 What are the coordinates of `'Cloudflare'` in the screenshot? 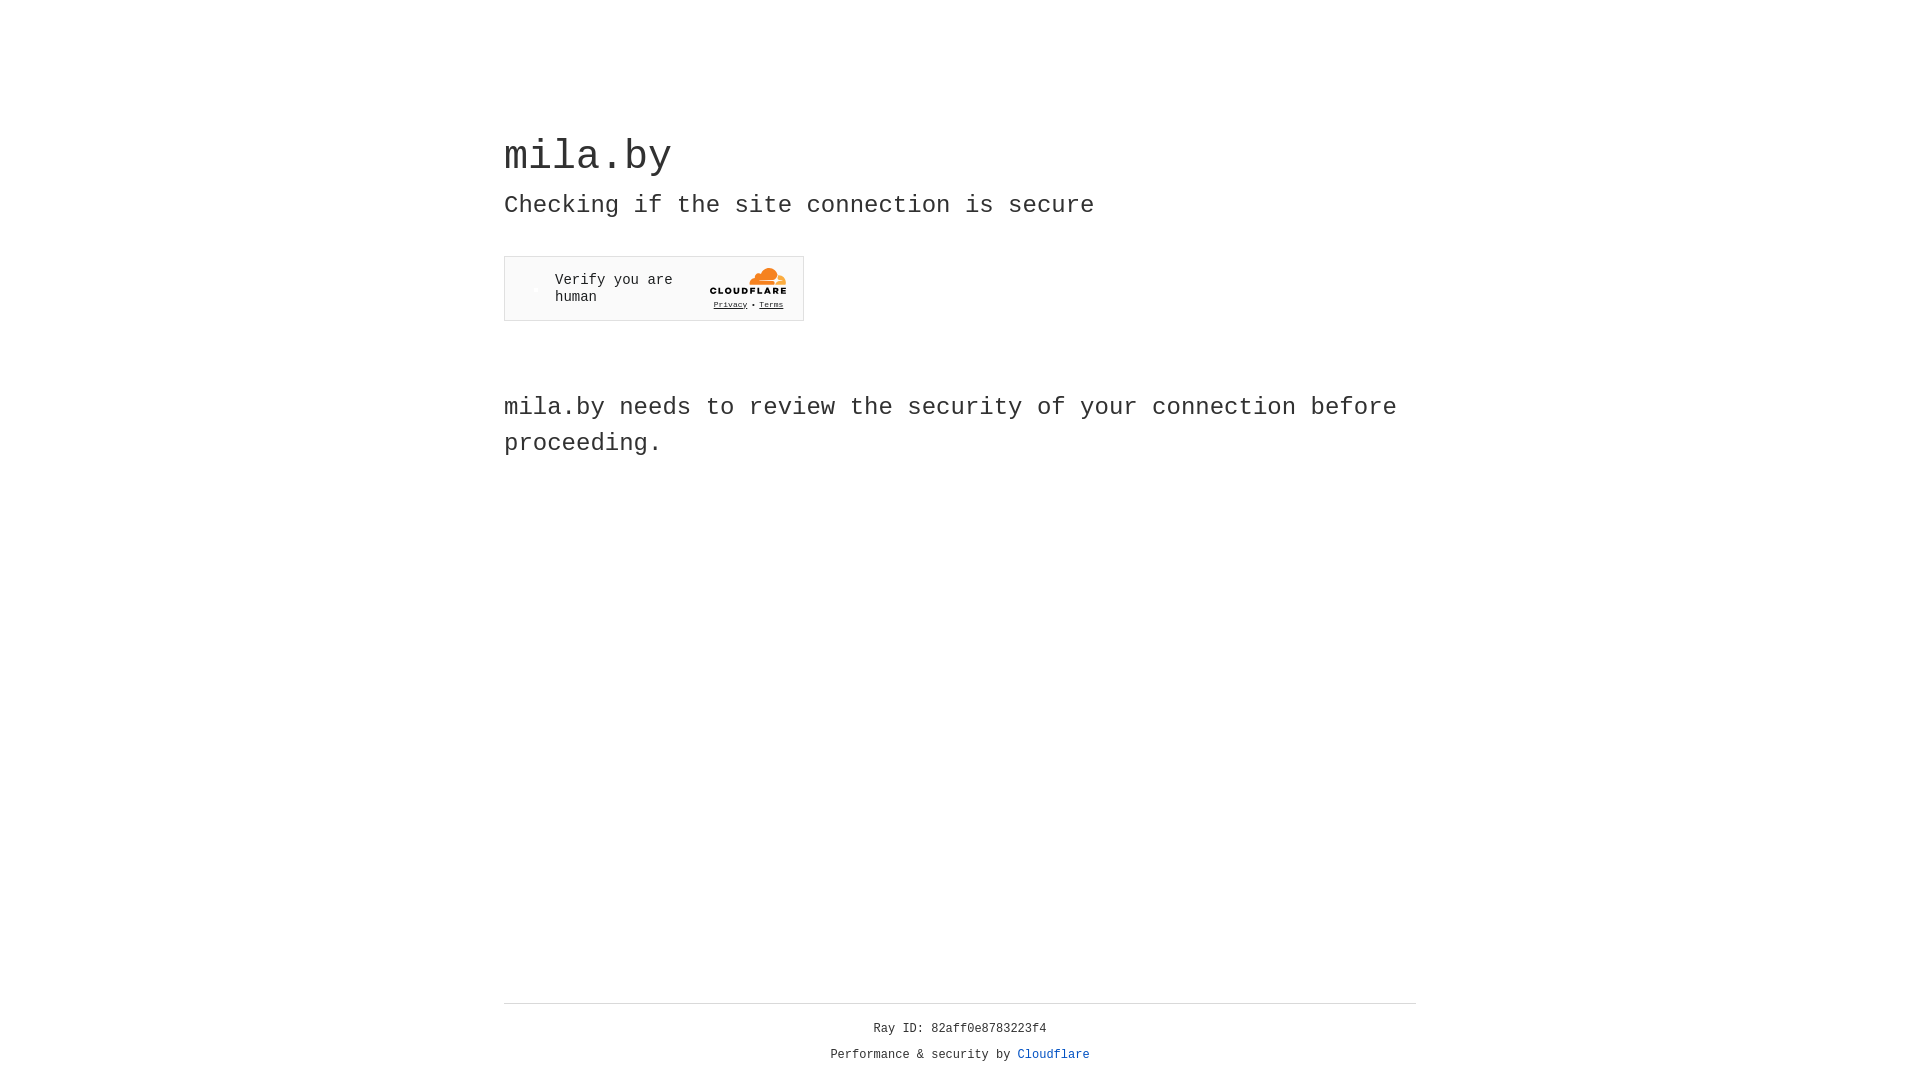 It's located at (1053, 1054).